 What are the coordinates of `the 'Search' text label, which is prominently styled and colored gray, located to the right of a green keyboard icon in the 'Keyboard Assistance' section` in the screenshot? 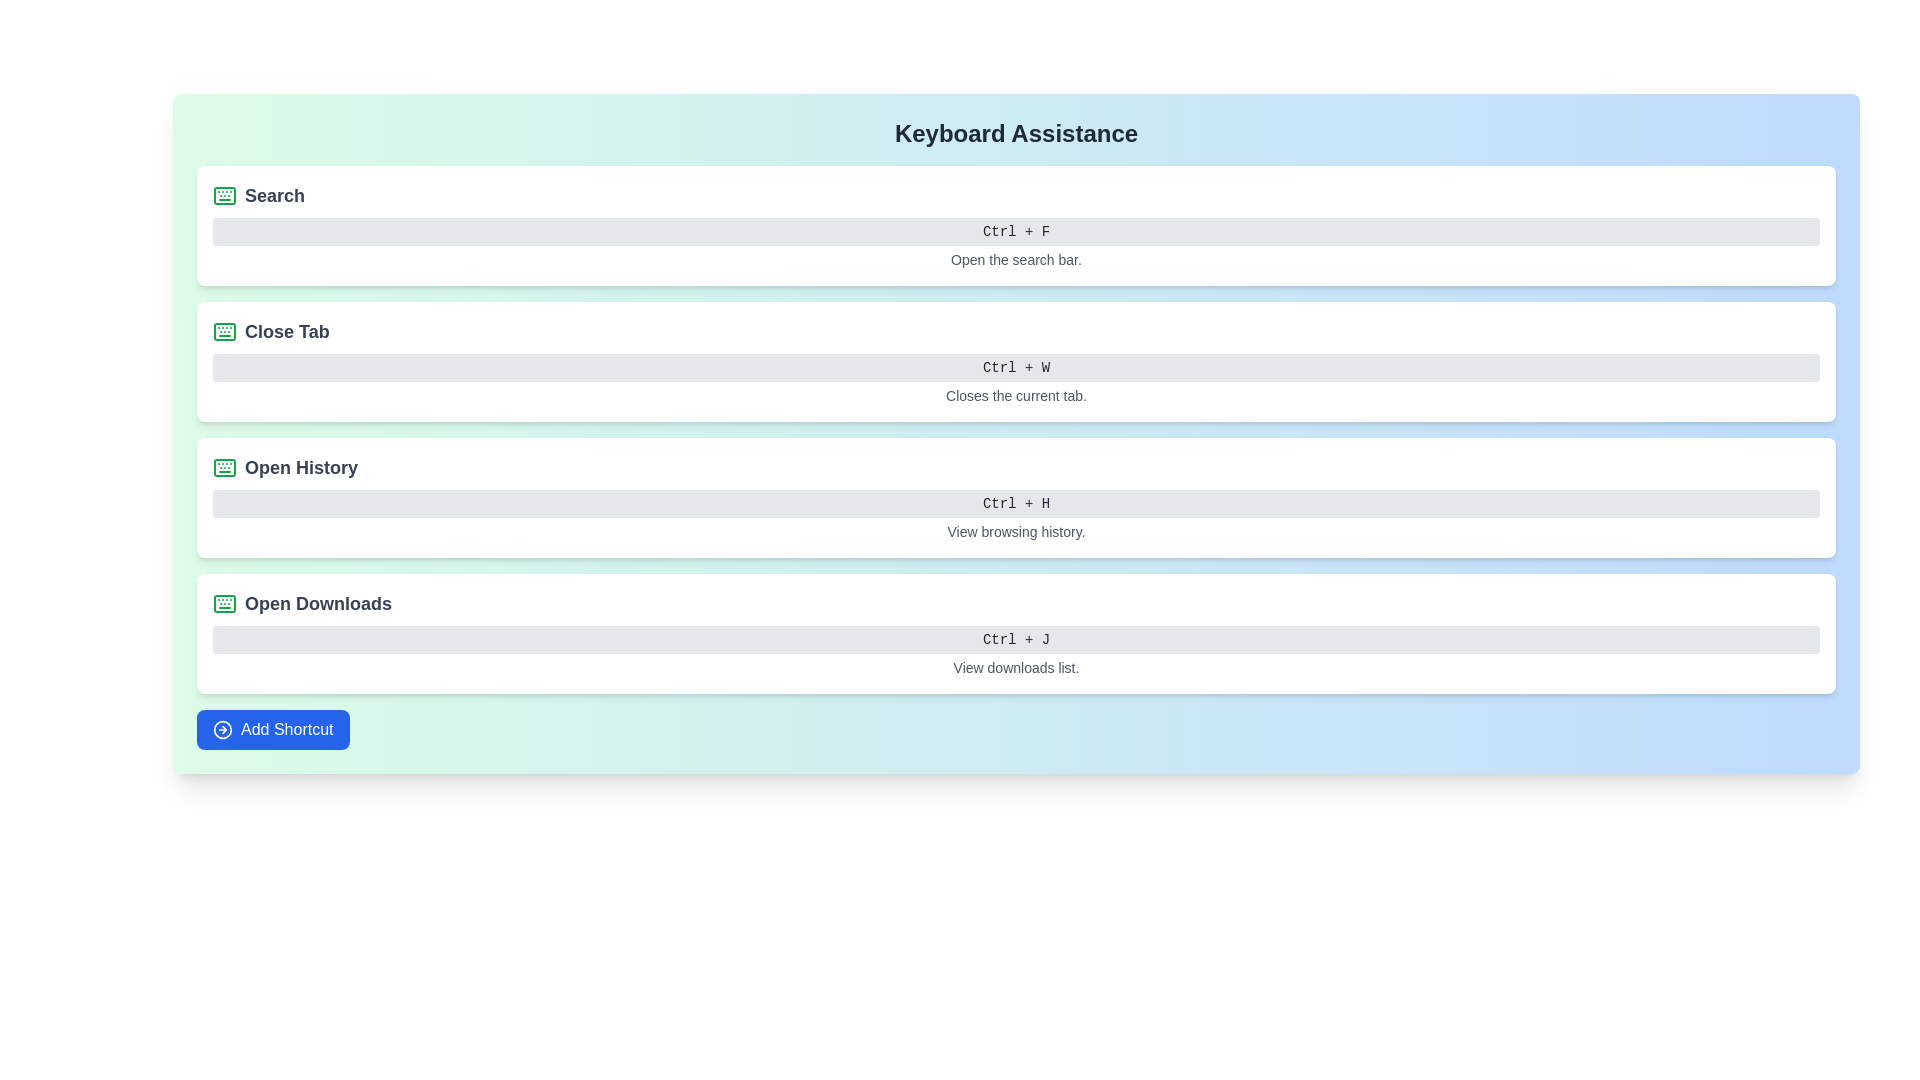 It's located at (273, 196).